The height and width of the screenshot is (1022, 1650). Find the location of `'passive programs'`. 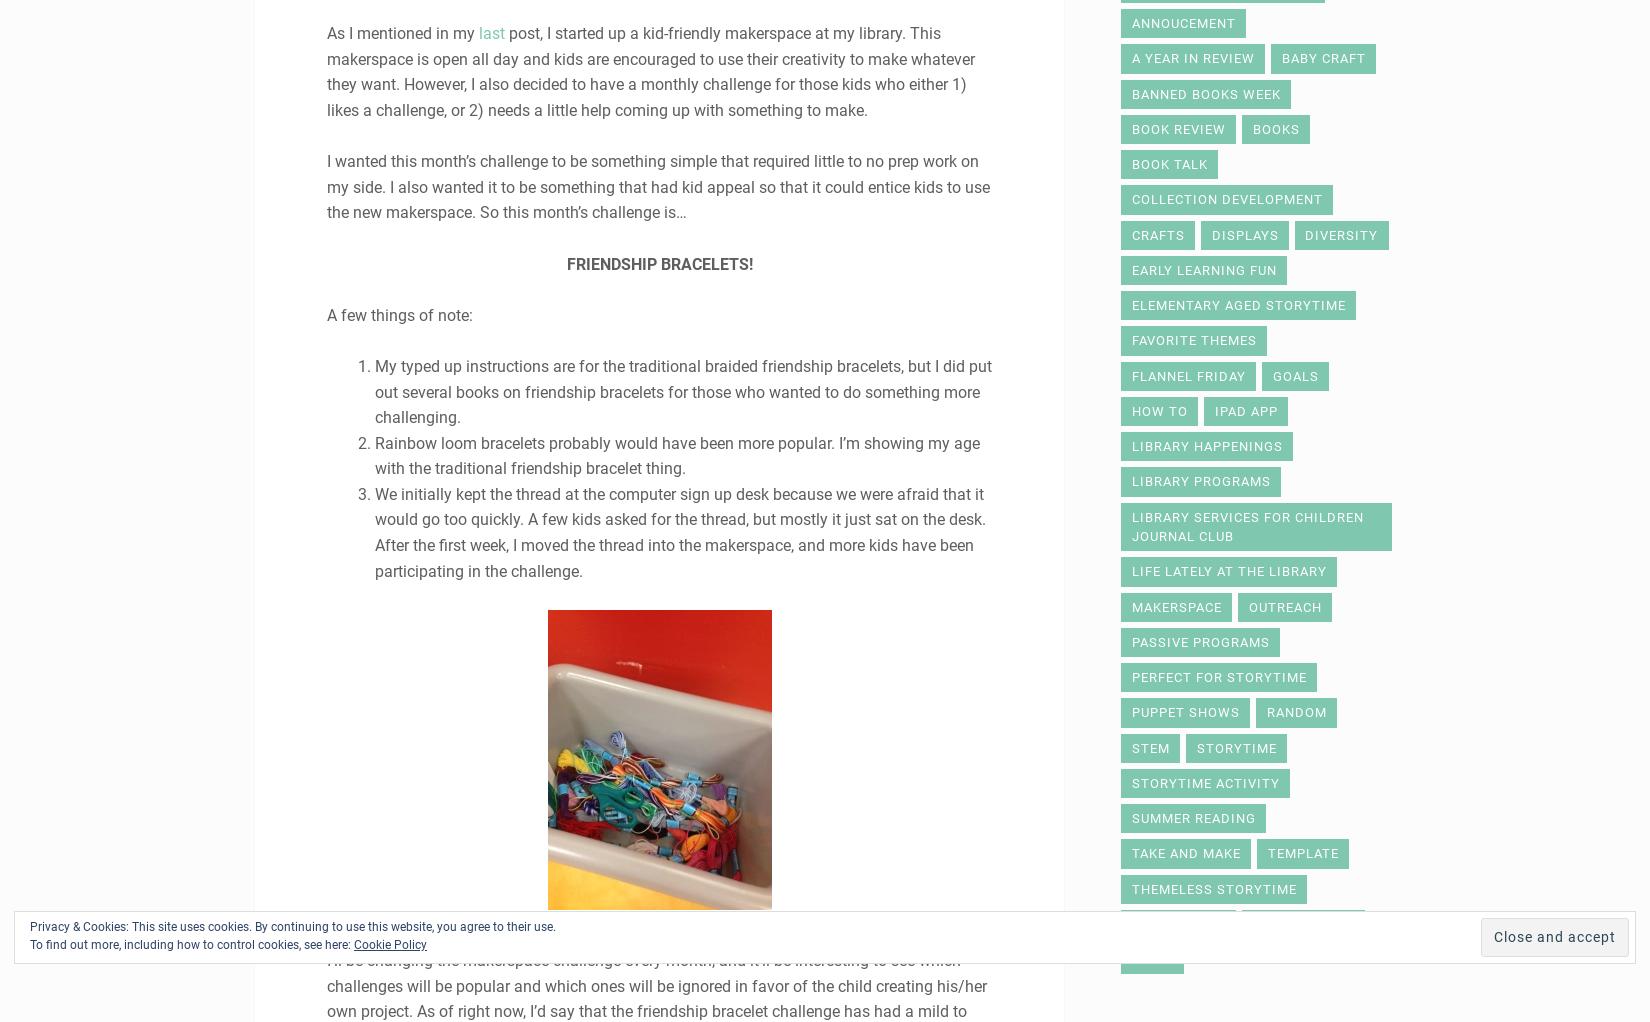

'passive programs' is located at coordinates (1200, 641).